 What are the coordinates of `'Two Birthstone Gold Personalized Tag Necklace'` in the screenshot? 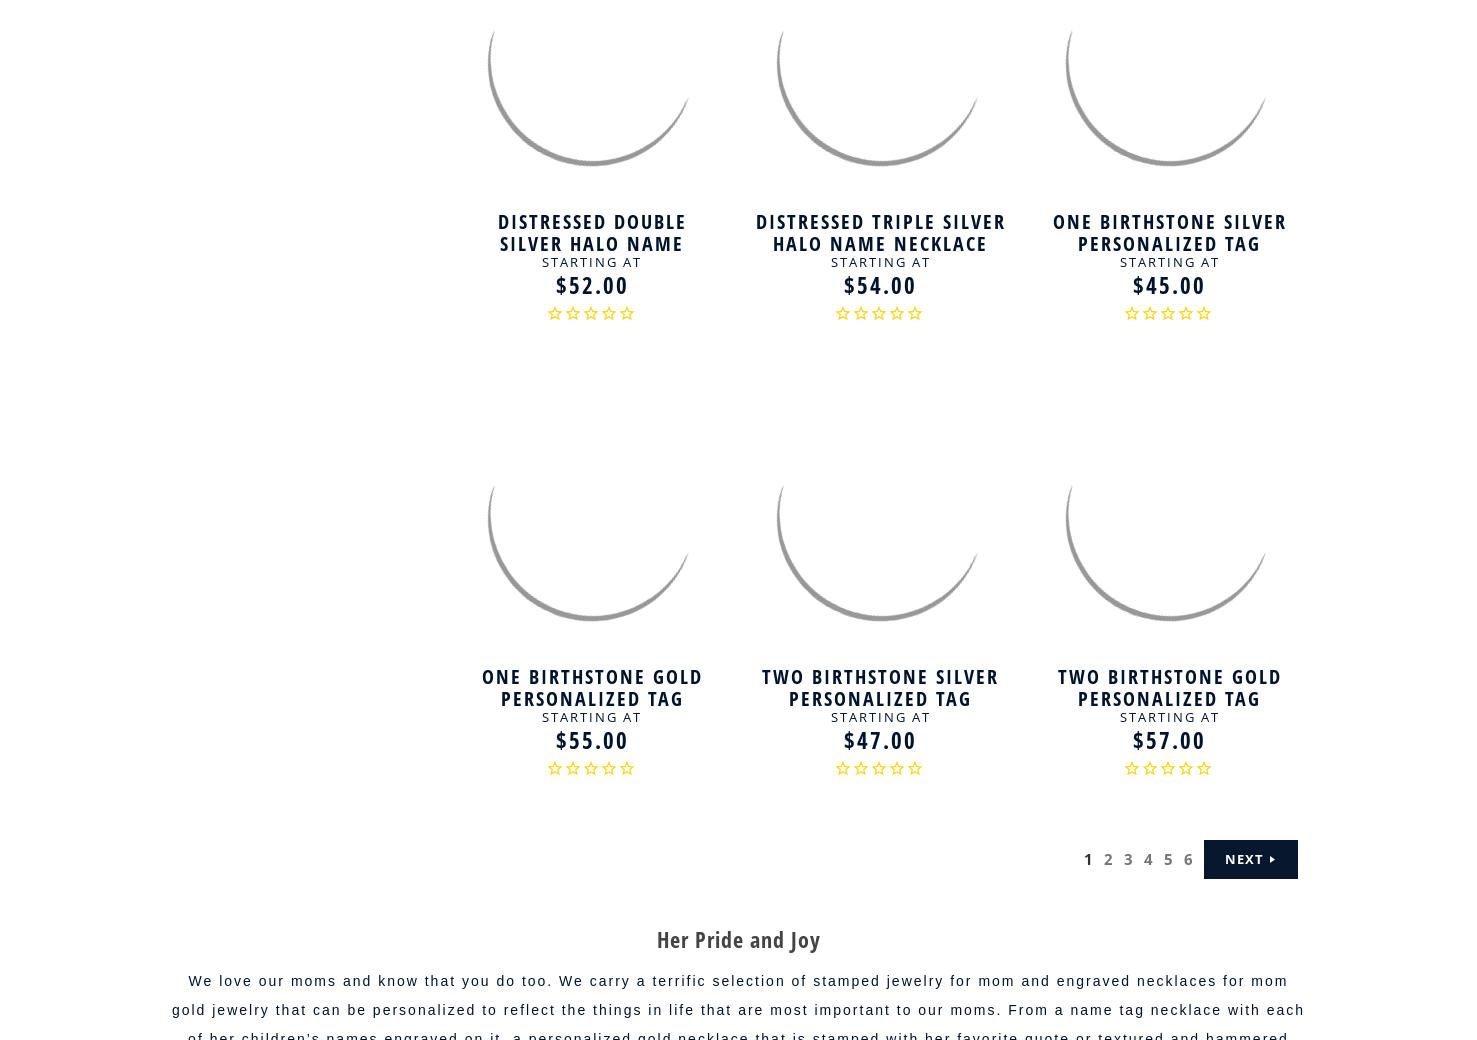 It's located at (1168, 698).